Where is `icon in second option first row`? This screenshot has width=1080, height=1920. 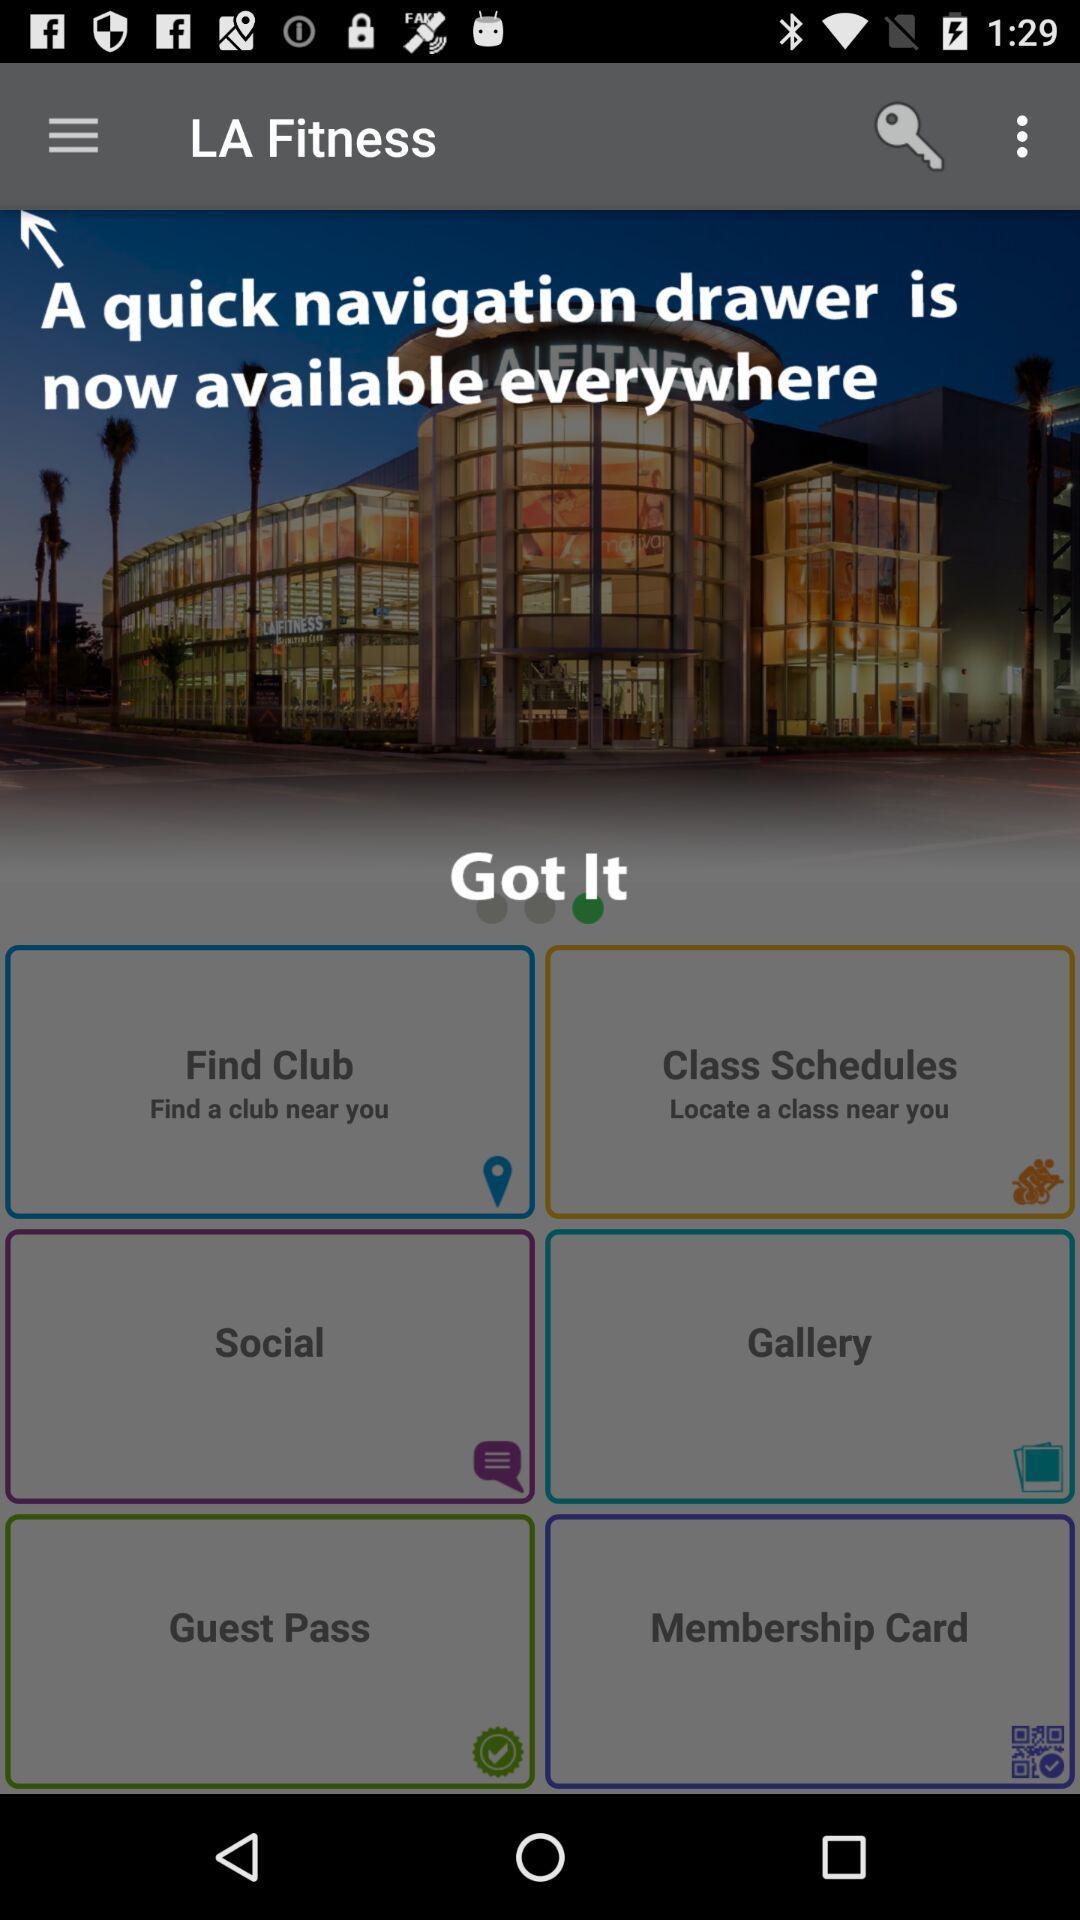 icon in second option first row is located at coordinates (1036, 1181).